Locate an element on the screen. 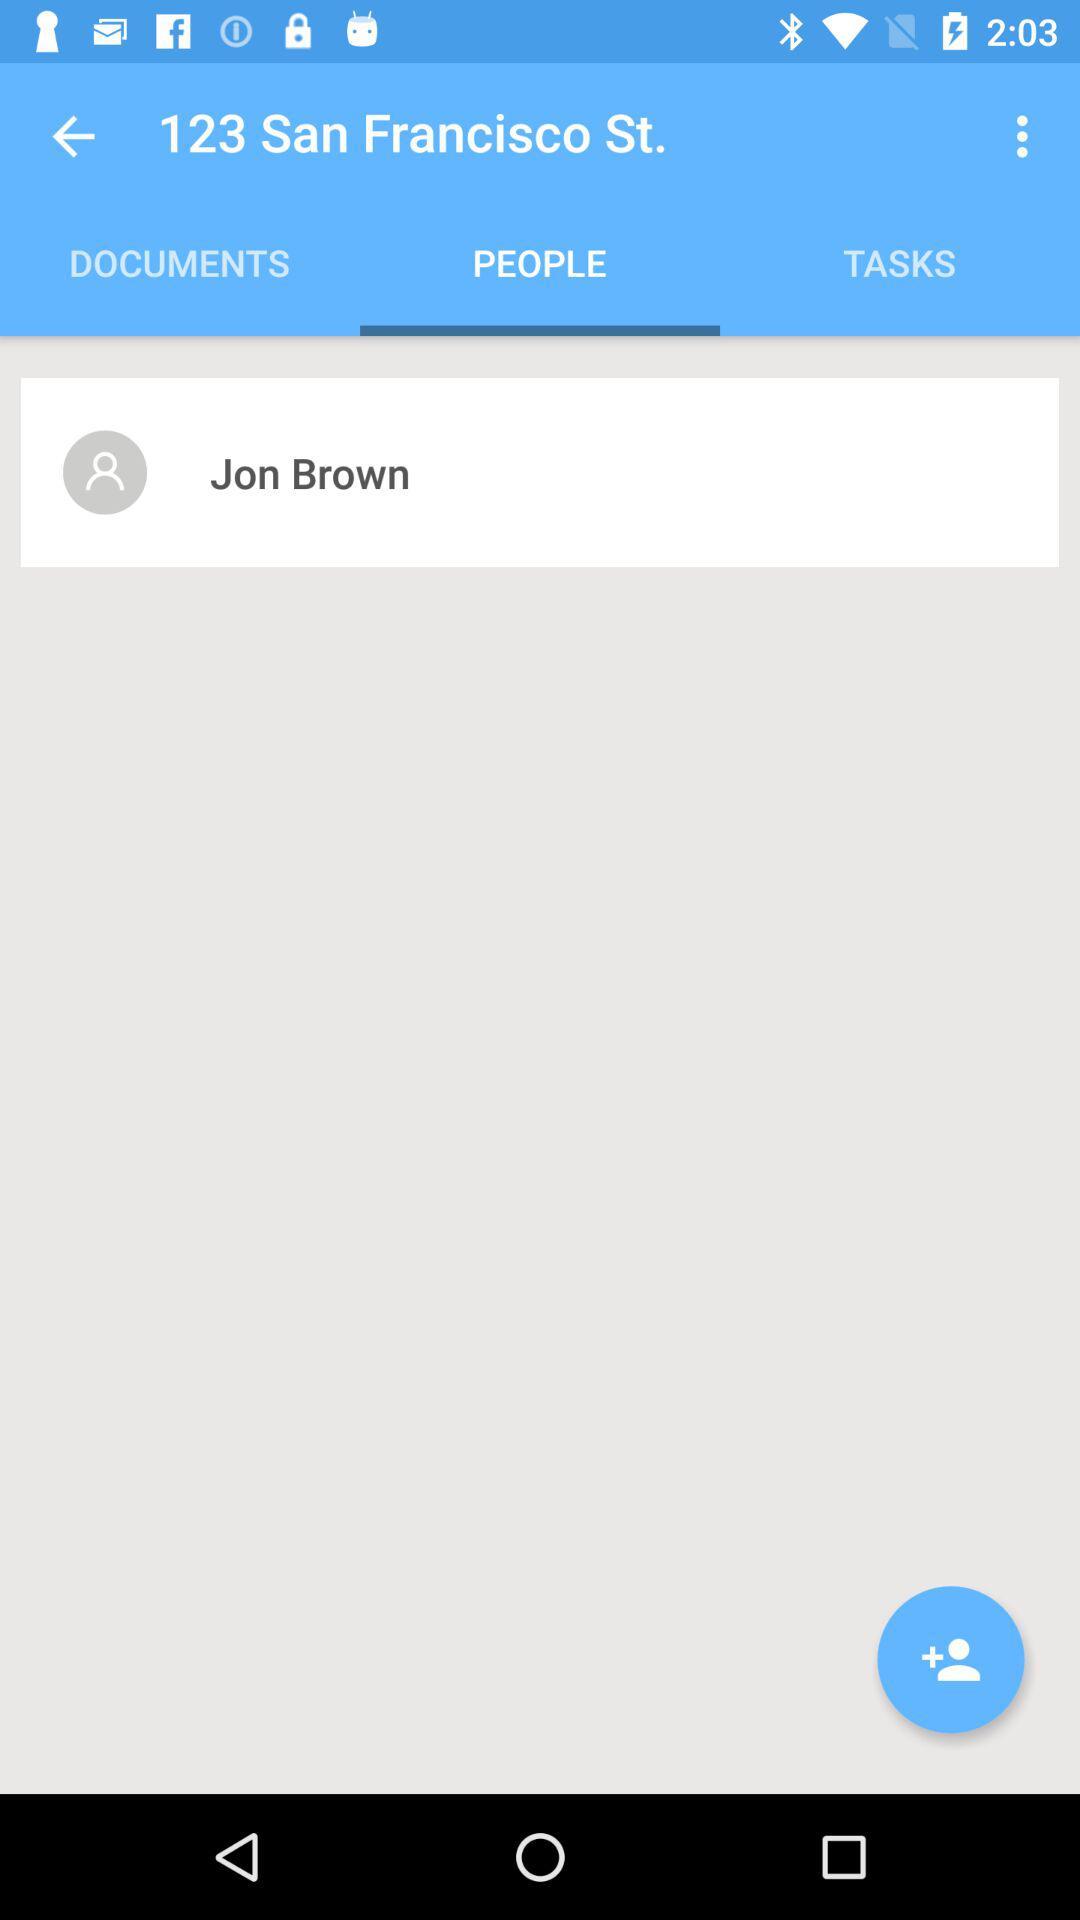 The width and height of the screenshot is (1080, 1920). icon above jon brown item is located at coordinates (1027, 135).